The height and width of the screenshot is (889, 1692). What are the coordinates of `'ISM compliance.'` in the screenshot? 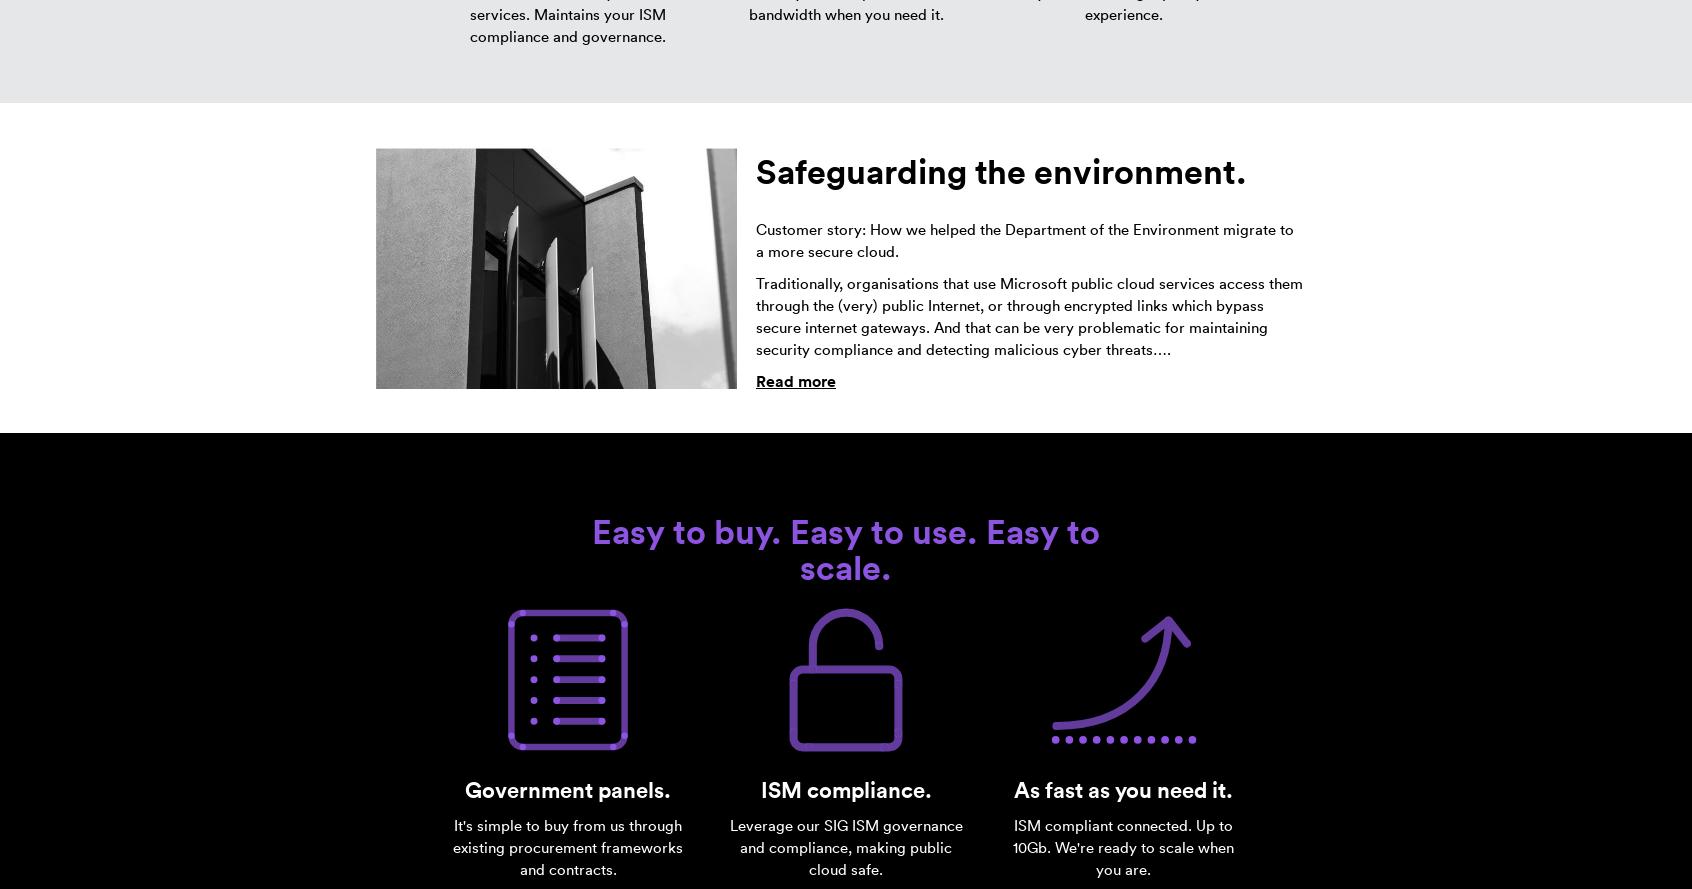 It's located at (845, 789).